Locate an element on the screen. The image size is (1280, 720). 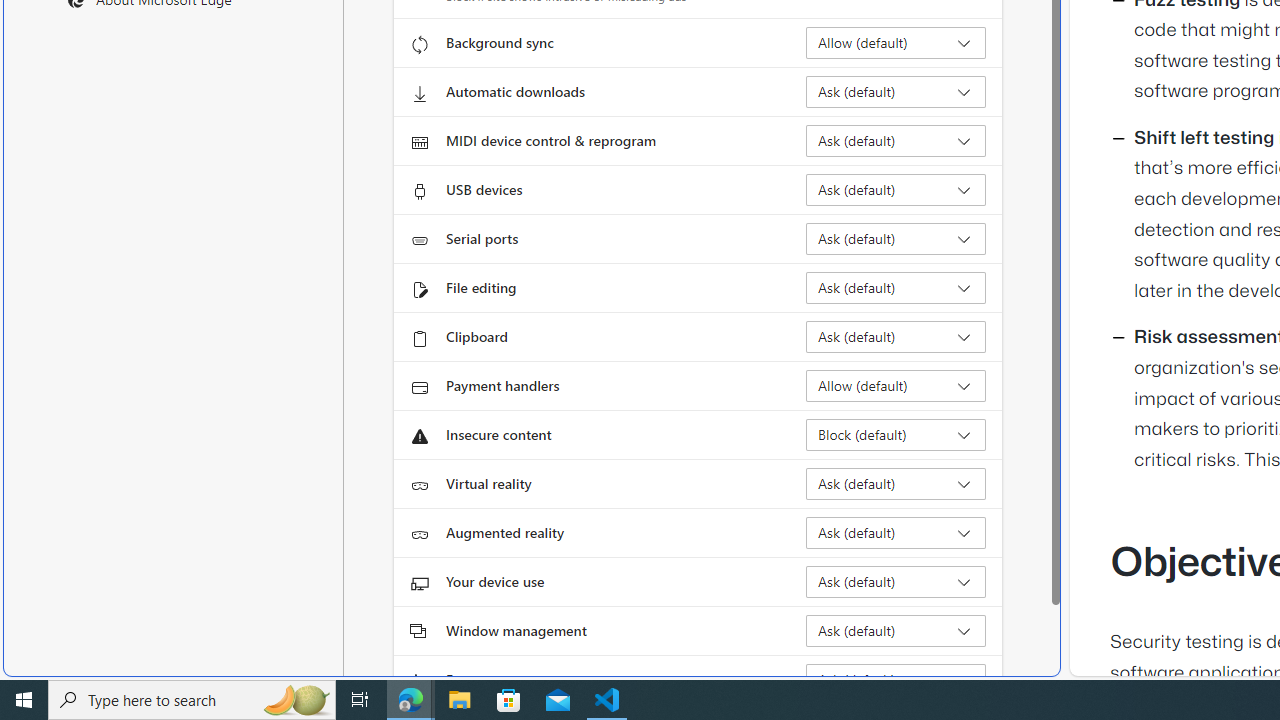
'Background sync Allow (default)' is located at coordinates (895, 43).